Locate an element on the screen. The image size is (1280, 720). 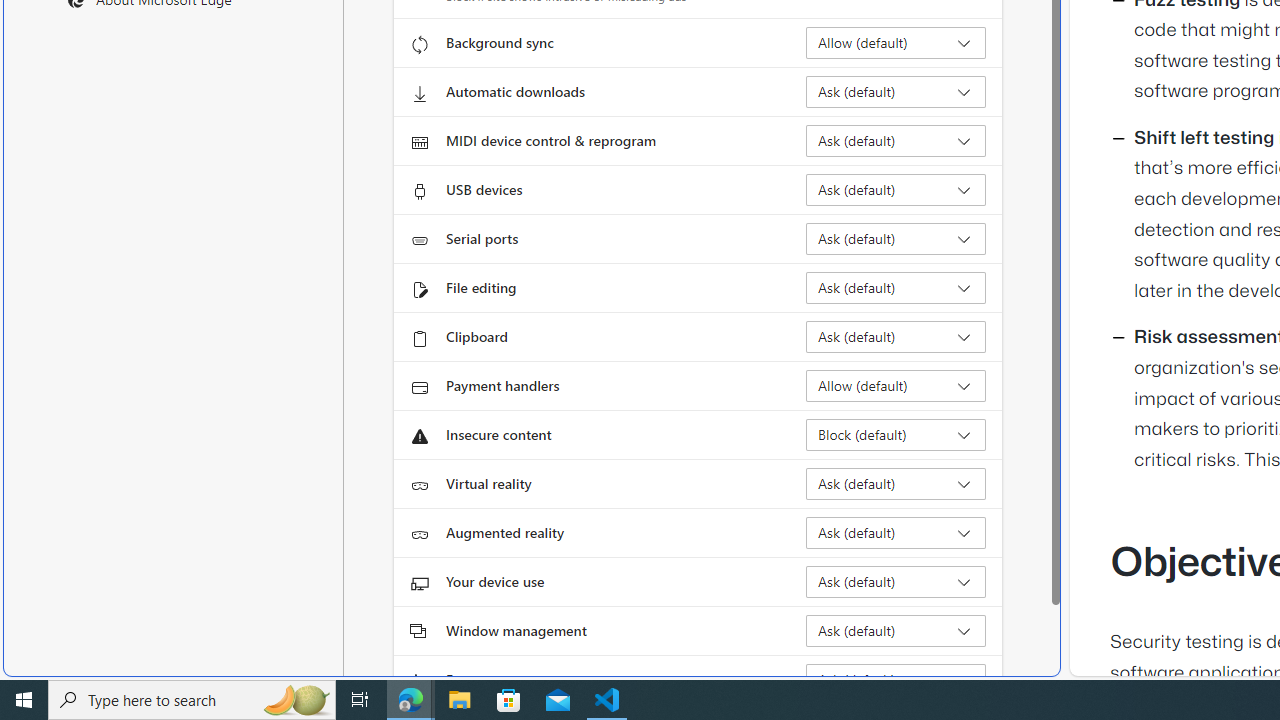
'Background sync Allow (default)' is located at coordinates (895, 43).